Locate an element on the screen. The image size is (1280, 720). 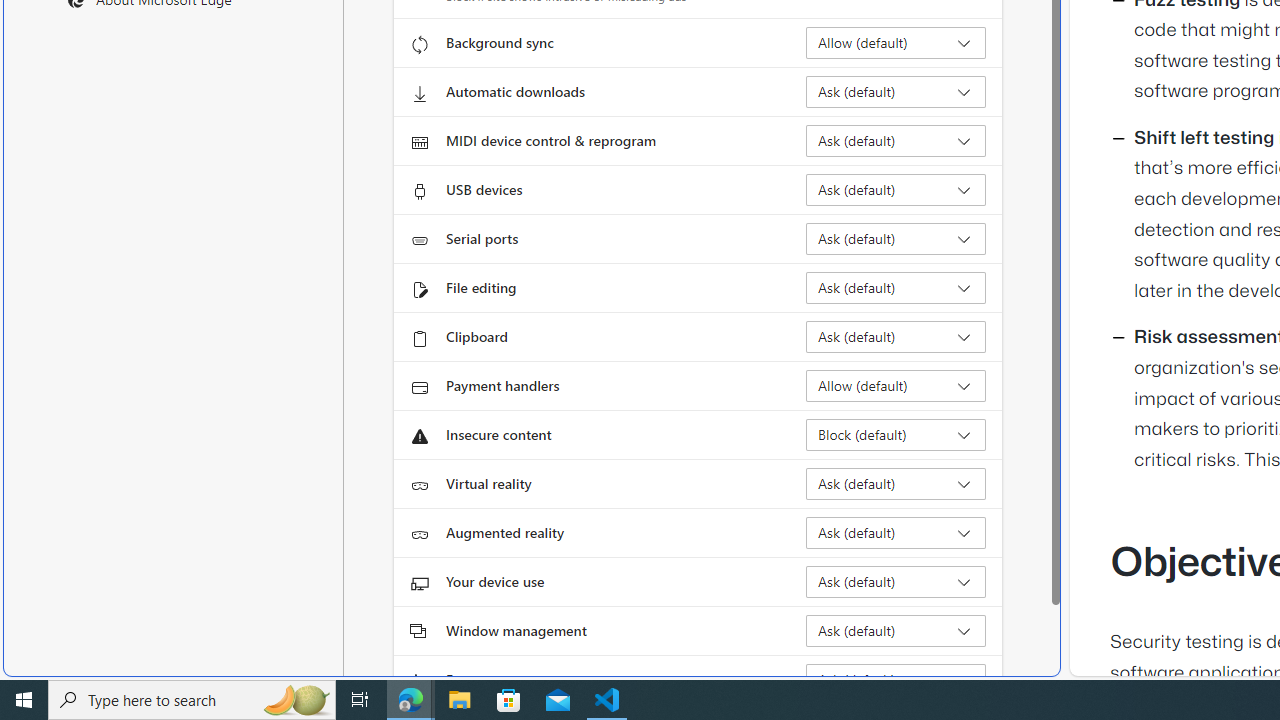
'Background sync Allow (default)' is located at coordinates (895, 43).